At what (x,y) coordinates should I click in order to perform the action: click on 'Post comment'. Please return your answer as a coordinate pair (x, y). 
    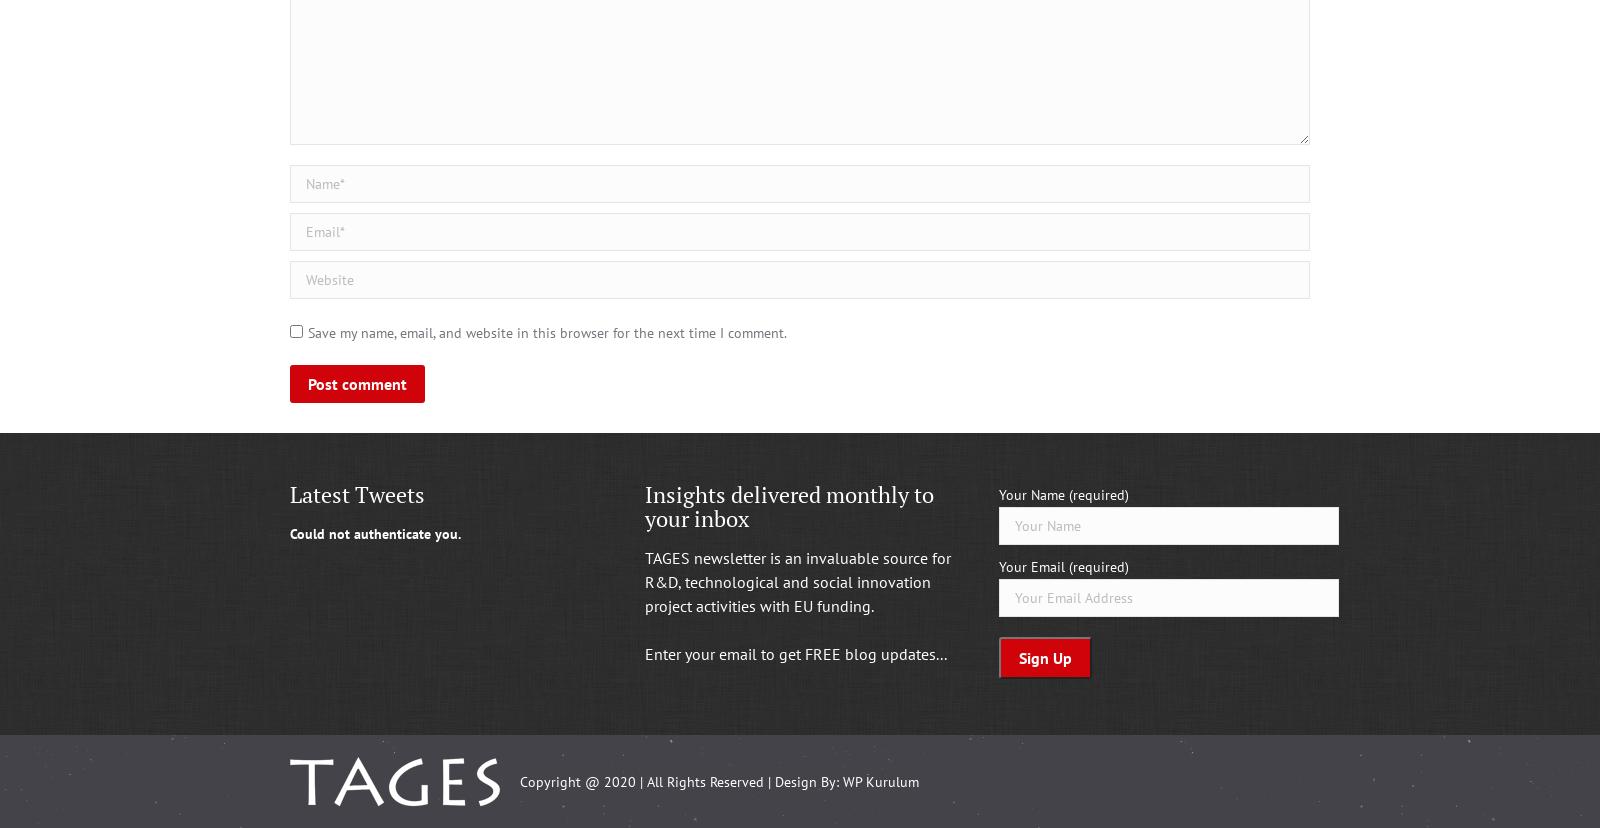
    Looking at the image, I should click on (357, 383).